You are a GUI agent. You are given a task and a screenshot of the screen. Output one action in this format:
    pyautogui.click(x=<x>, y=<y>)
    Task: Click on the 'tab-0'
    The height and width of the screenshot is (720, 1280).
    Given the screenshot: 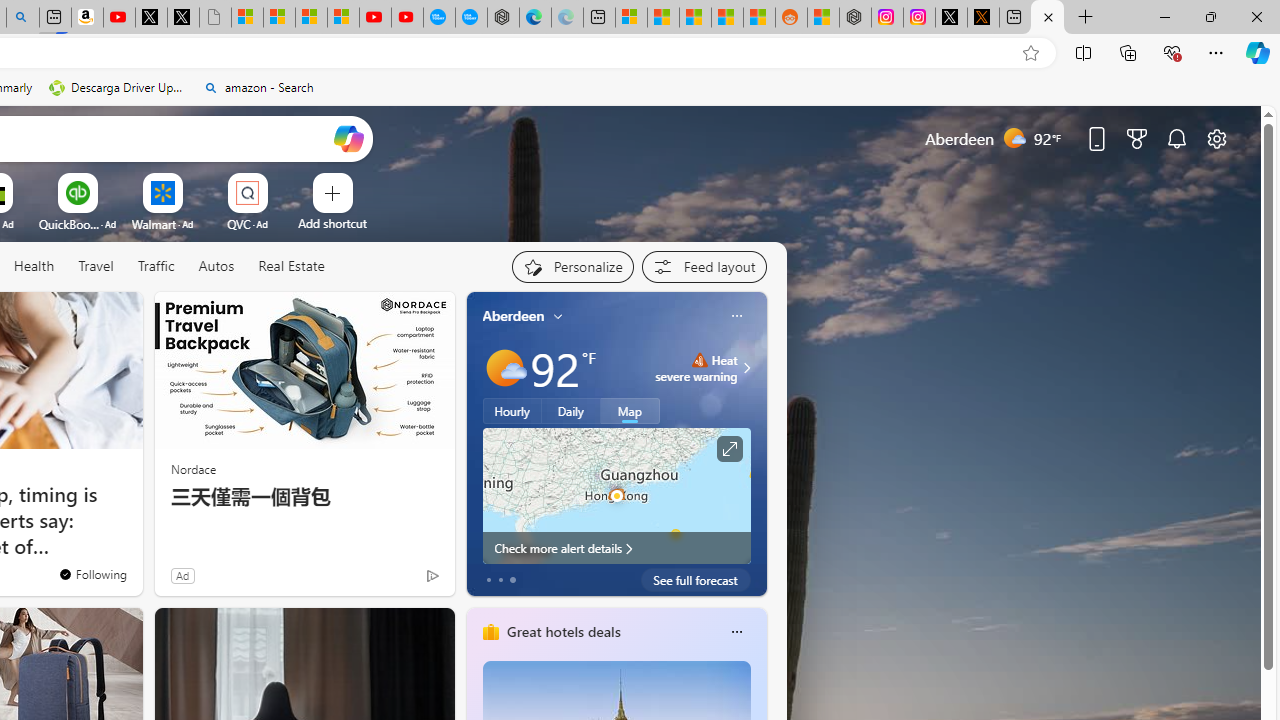 What is the action you would take?
    pyautogui.click(x=488, y=579)
    